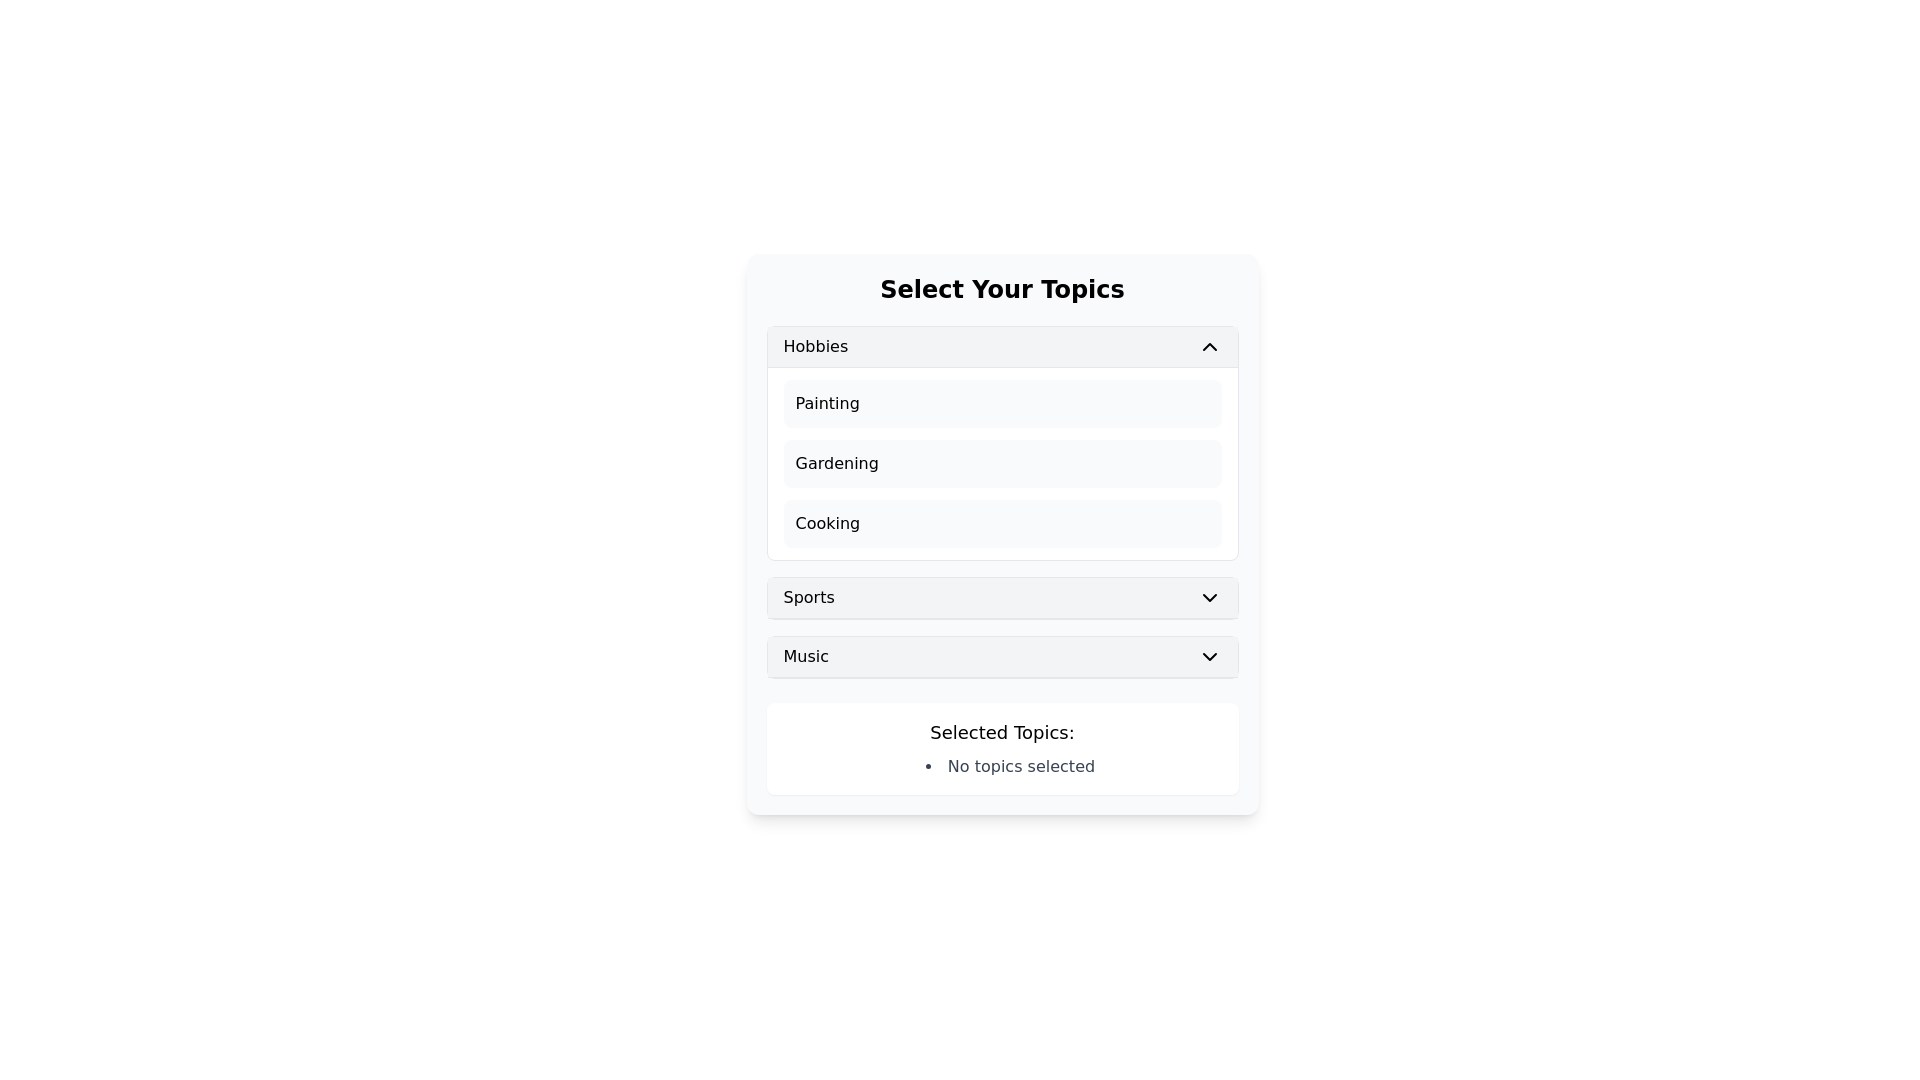 This screenshot has height=1080, width=1920. Describe the element at coordinates (1002, 657) in the screenshot. I see `the selectable menu item for music-related options located near the bottom of the list, just above the 'Selected Topics' section` at that location.